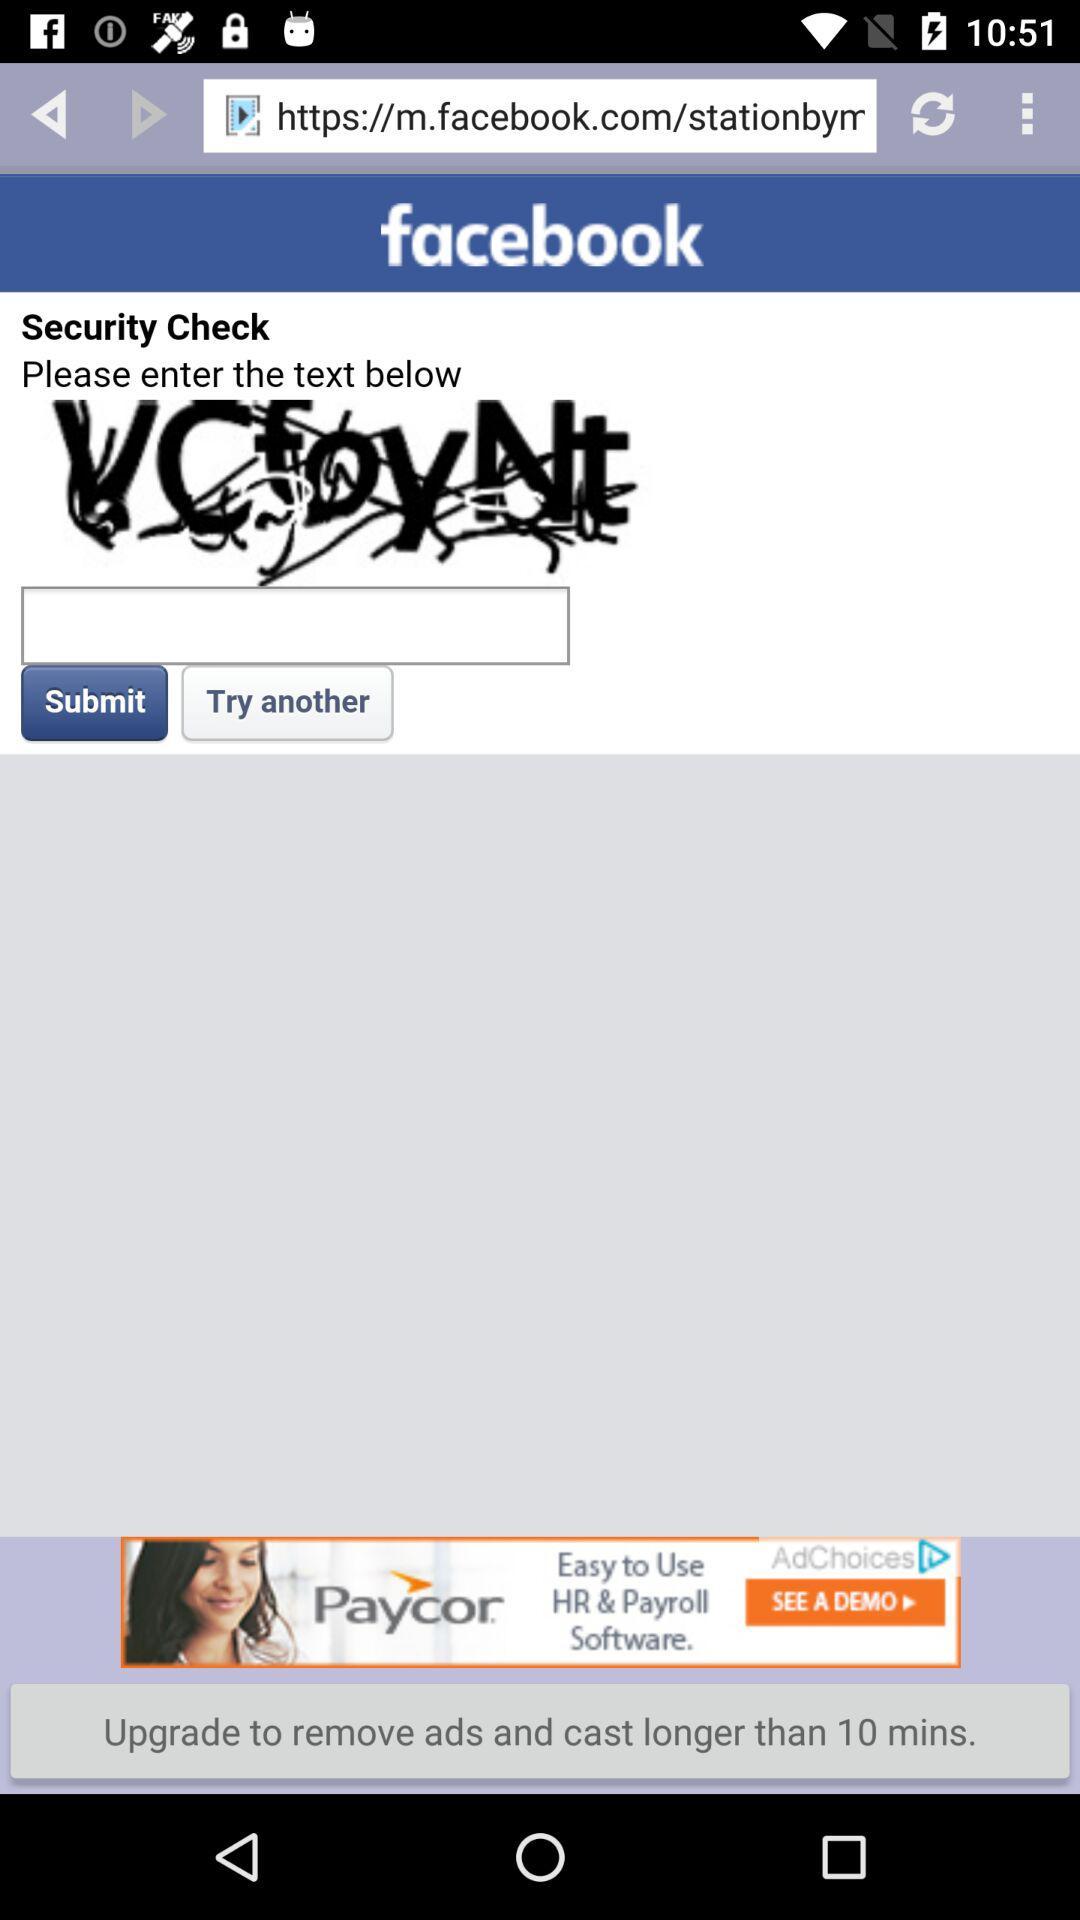  I want to click on back button, so click(48, 111).